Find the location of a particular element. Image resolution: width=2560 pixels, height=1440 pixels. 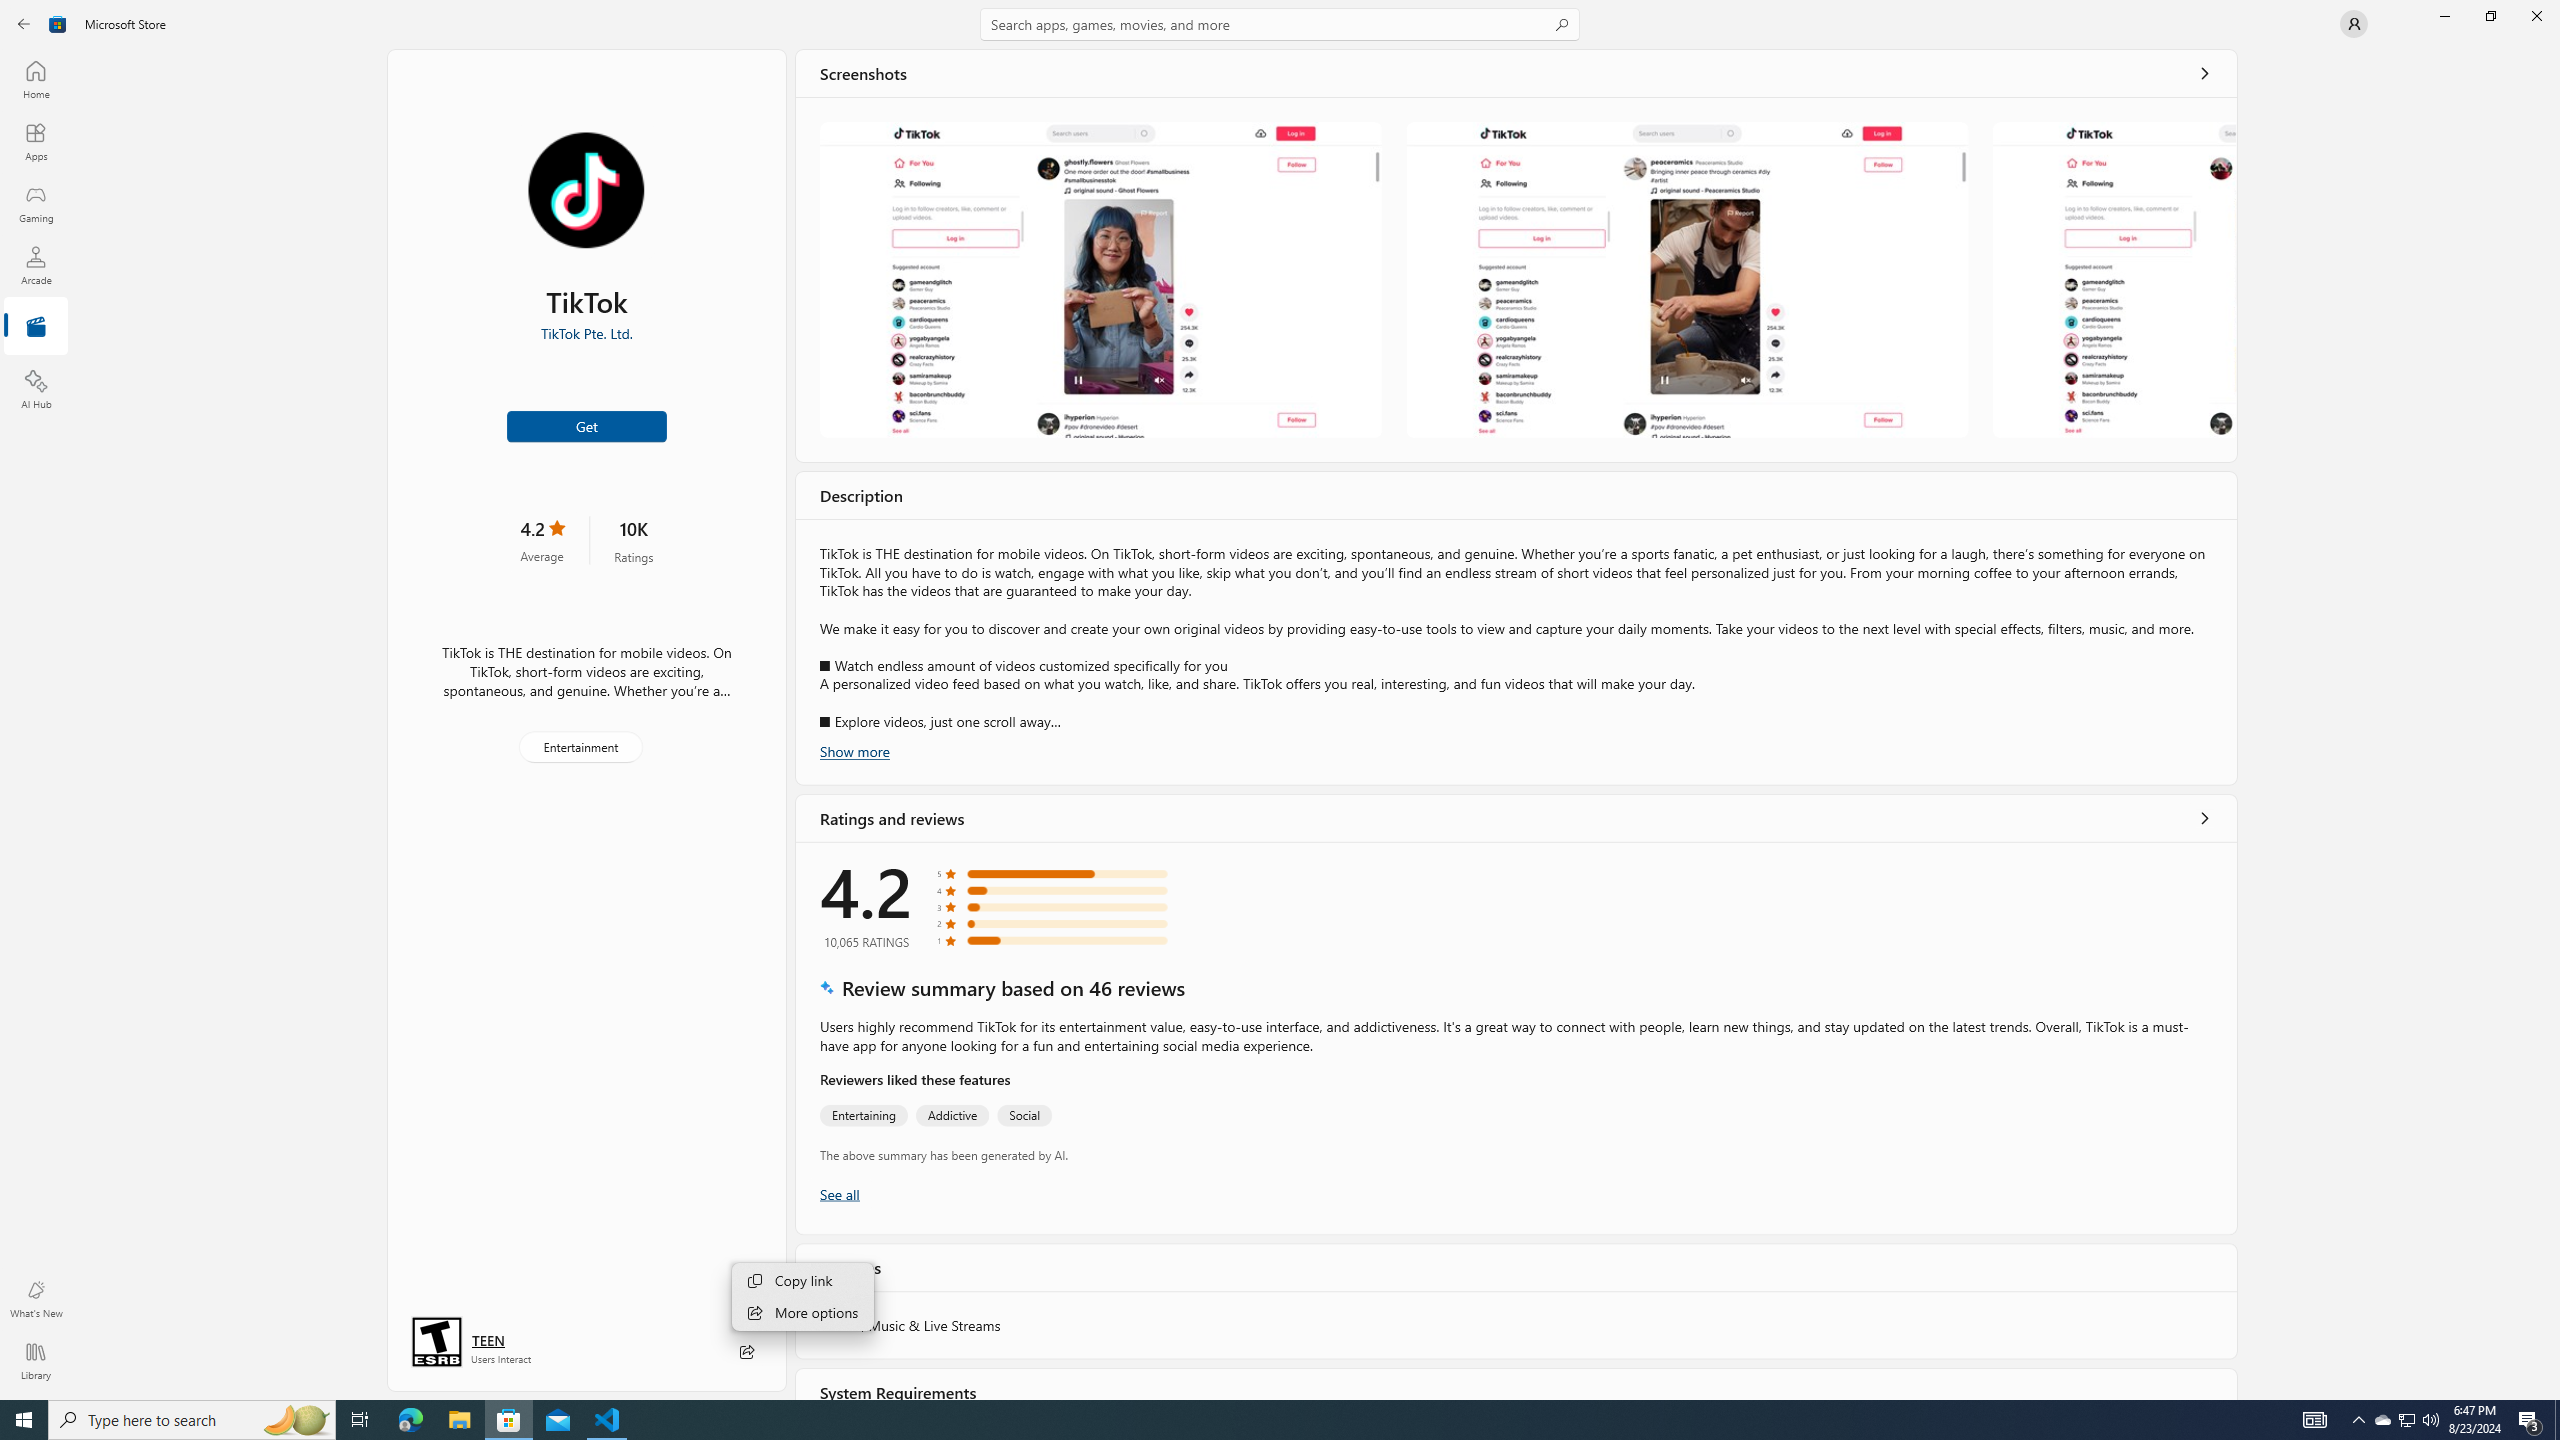

'Restore Microsoft Store' is located at coordinates (2490, 15).